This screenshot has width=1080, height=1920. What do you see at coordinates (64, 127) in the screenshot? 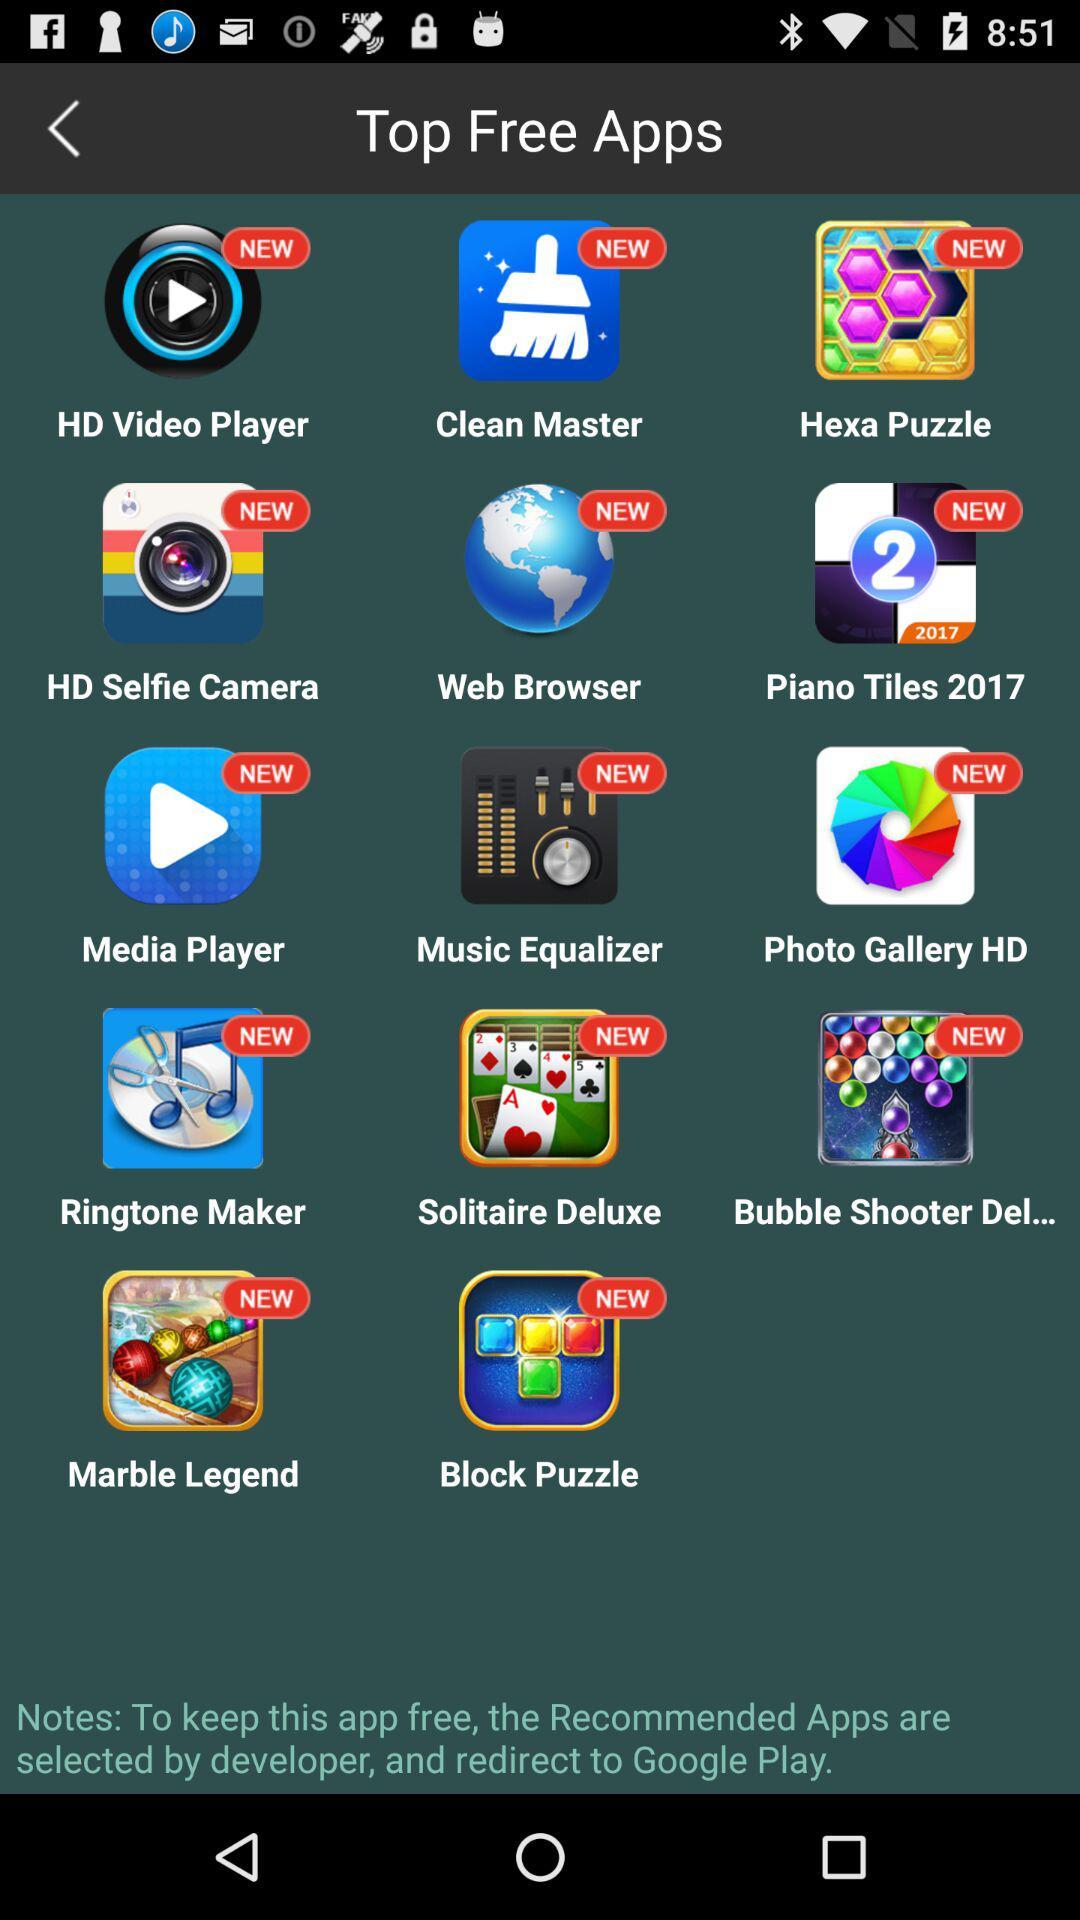
I see `the app to the left of top free apps` at bounding box center [64, 127].